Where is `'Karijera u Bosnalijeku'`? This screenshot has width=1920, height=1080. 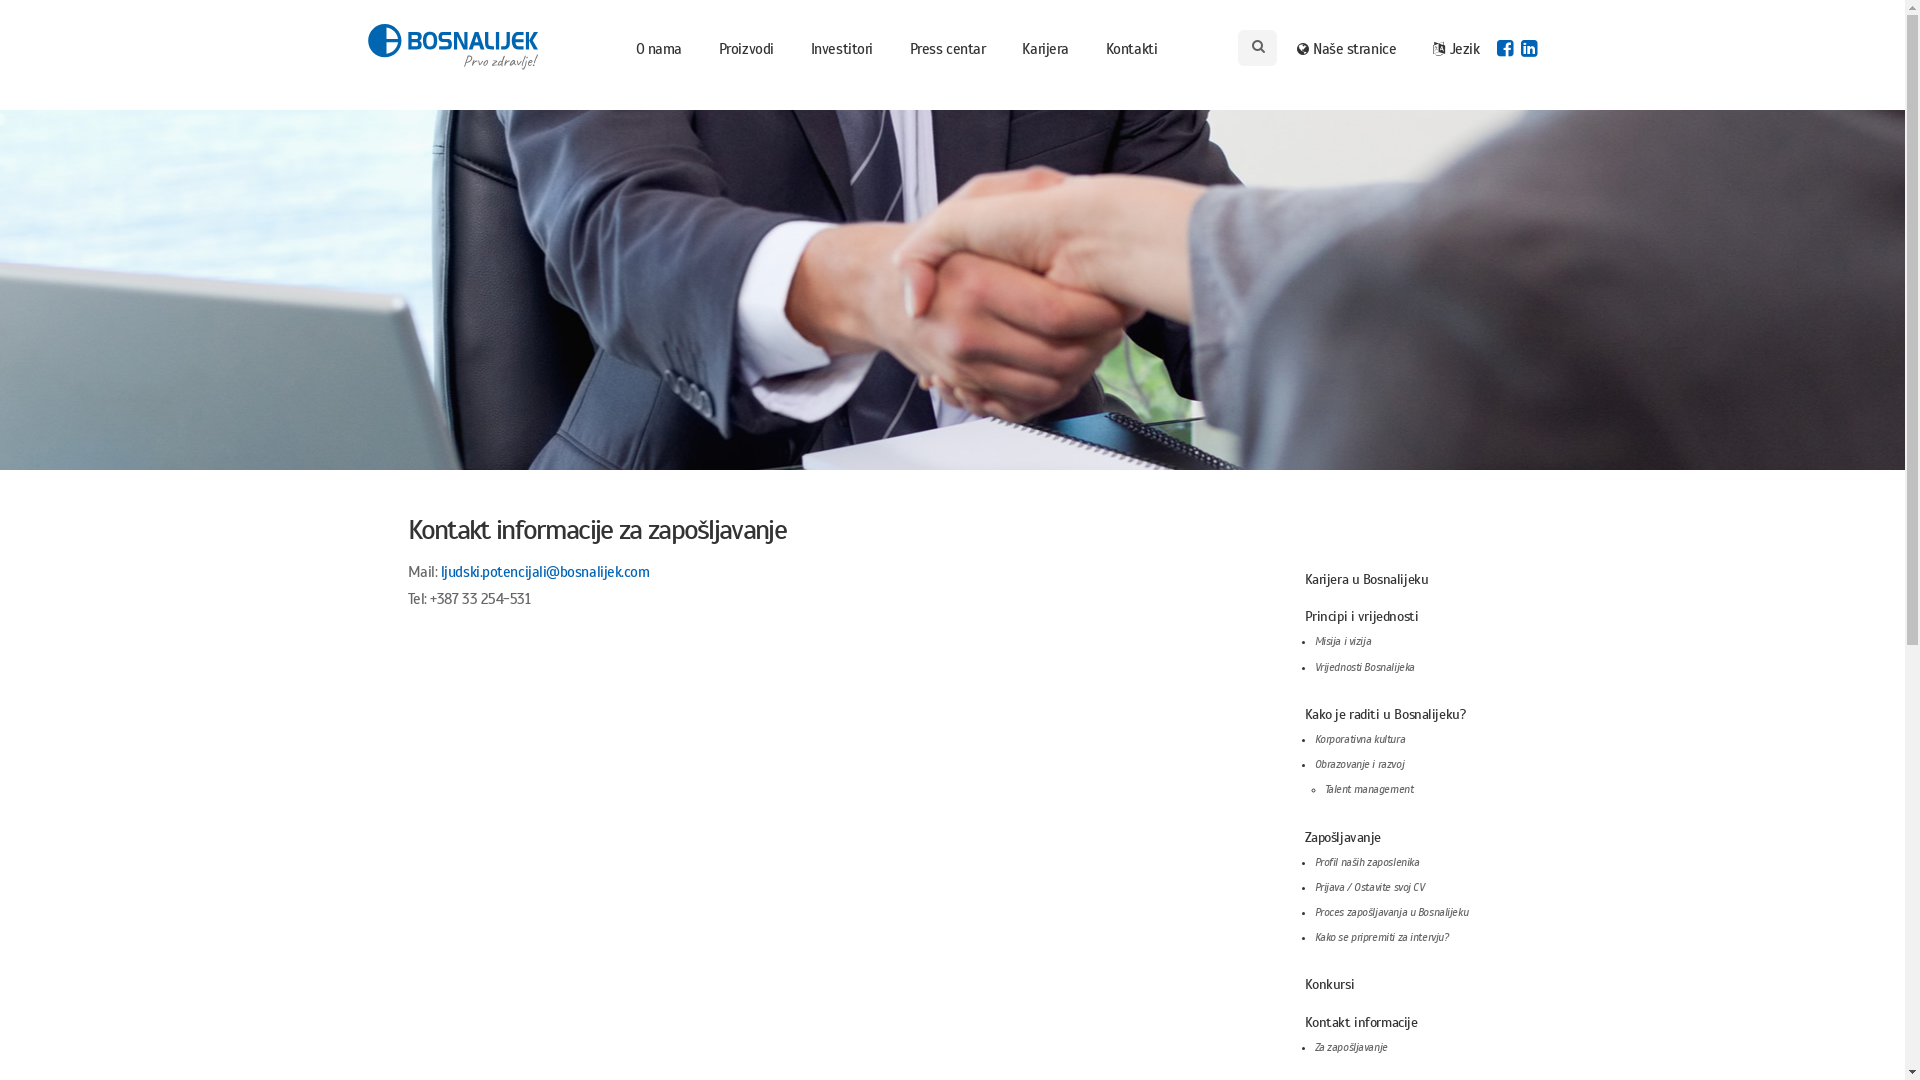
'Karijera u Bosnalijeku' is located at coordinates (1365, 579).